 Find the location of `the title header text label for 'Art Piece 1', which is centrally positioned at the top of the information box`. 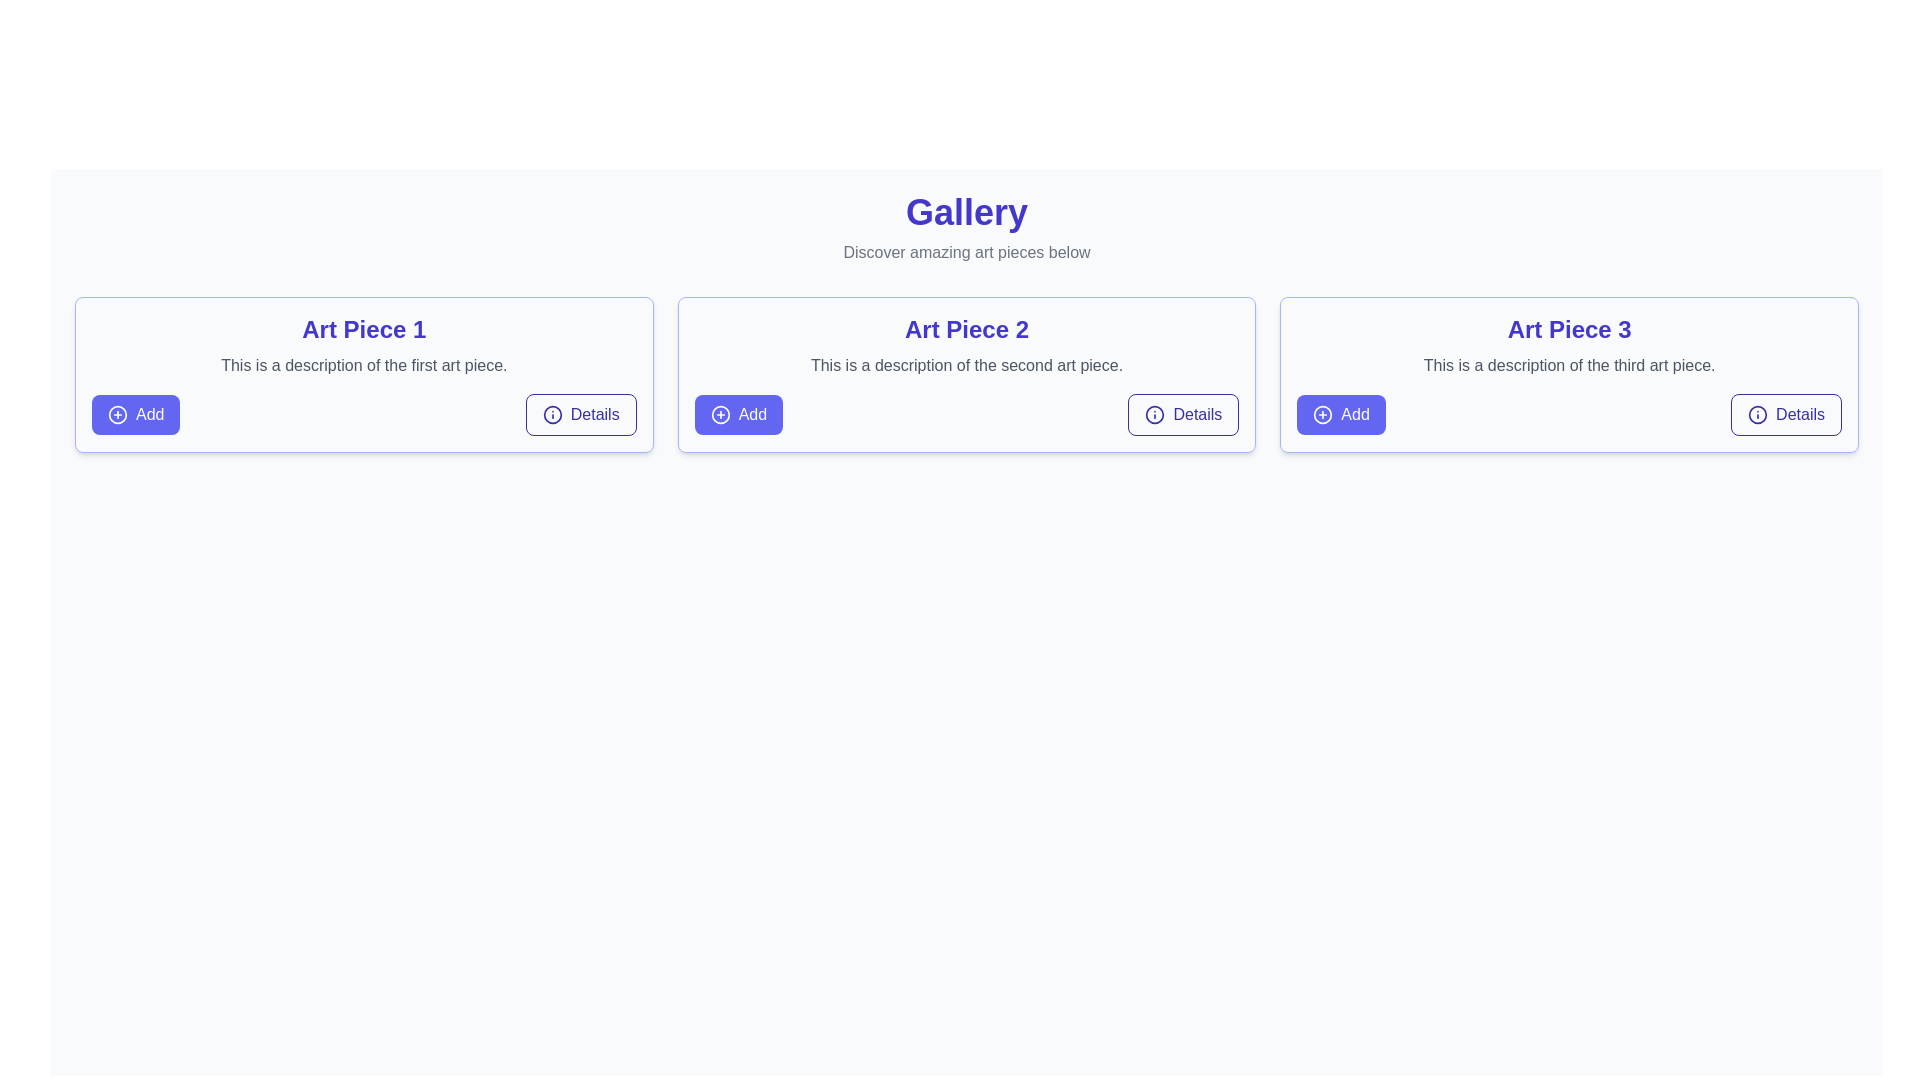

the title header text label for 'Art Piece 1', which is centrally positioned at the top of the information box is located at coordinates (364, 329).